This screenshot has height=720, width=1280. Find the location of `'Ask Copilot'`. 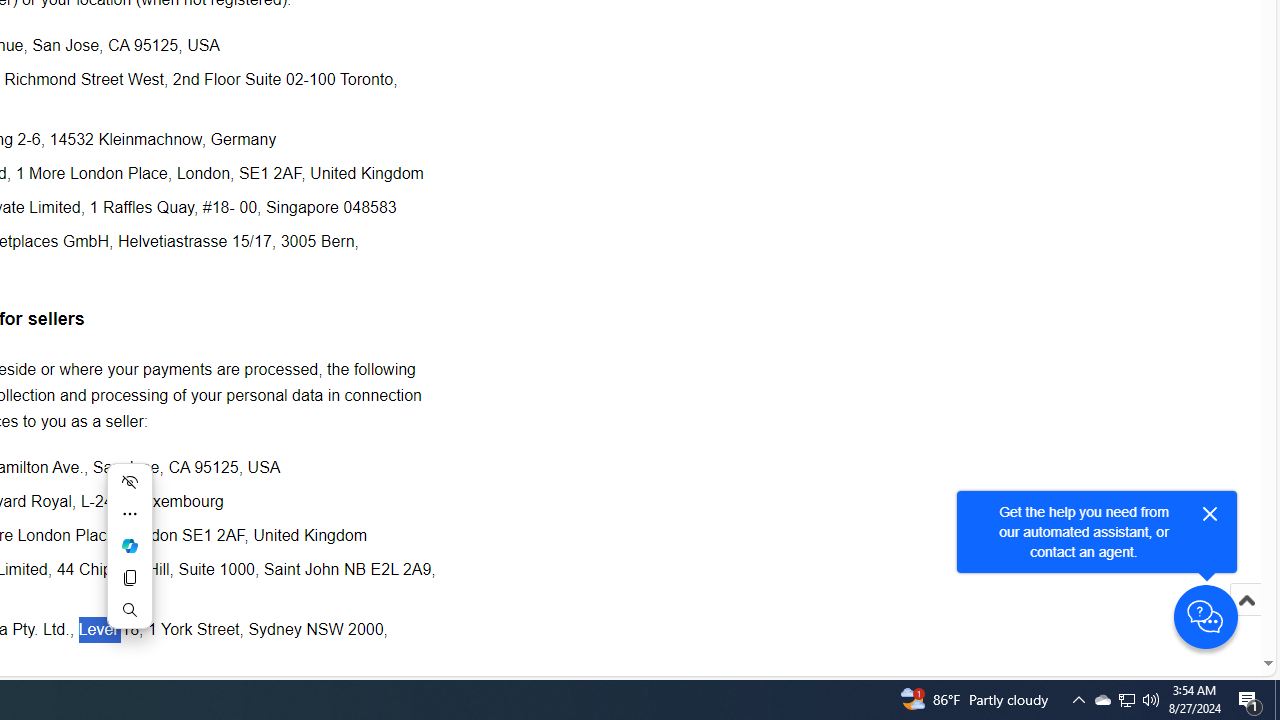

'Ask Copilot' is located at coordinates (128, 546).